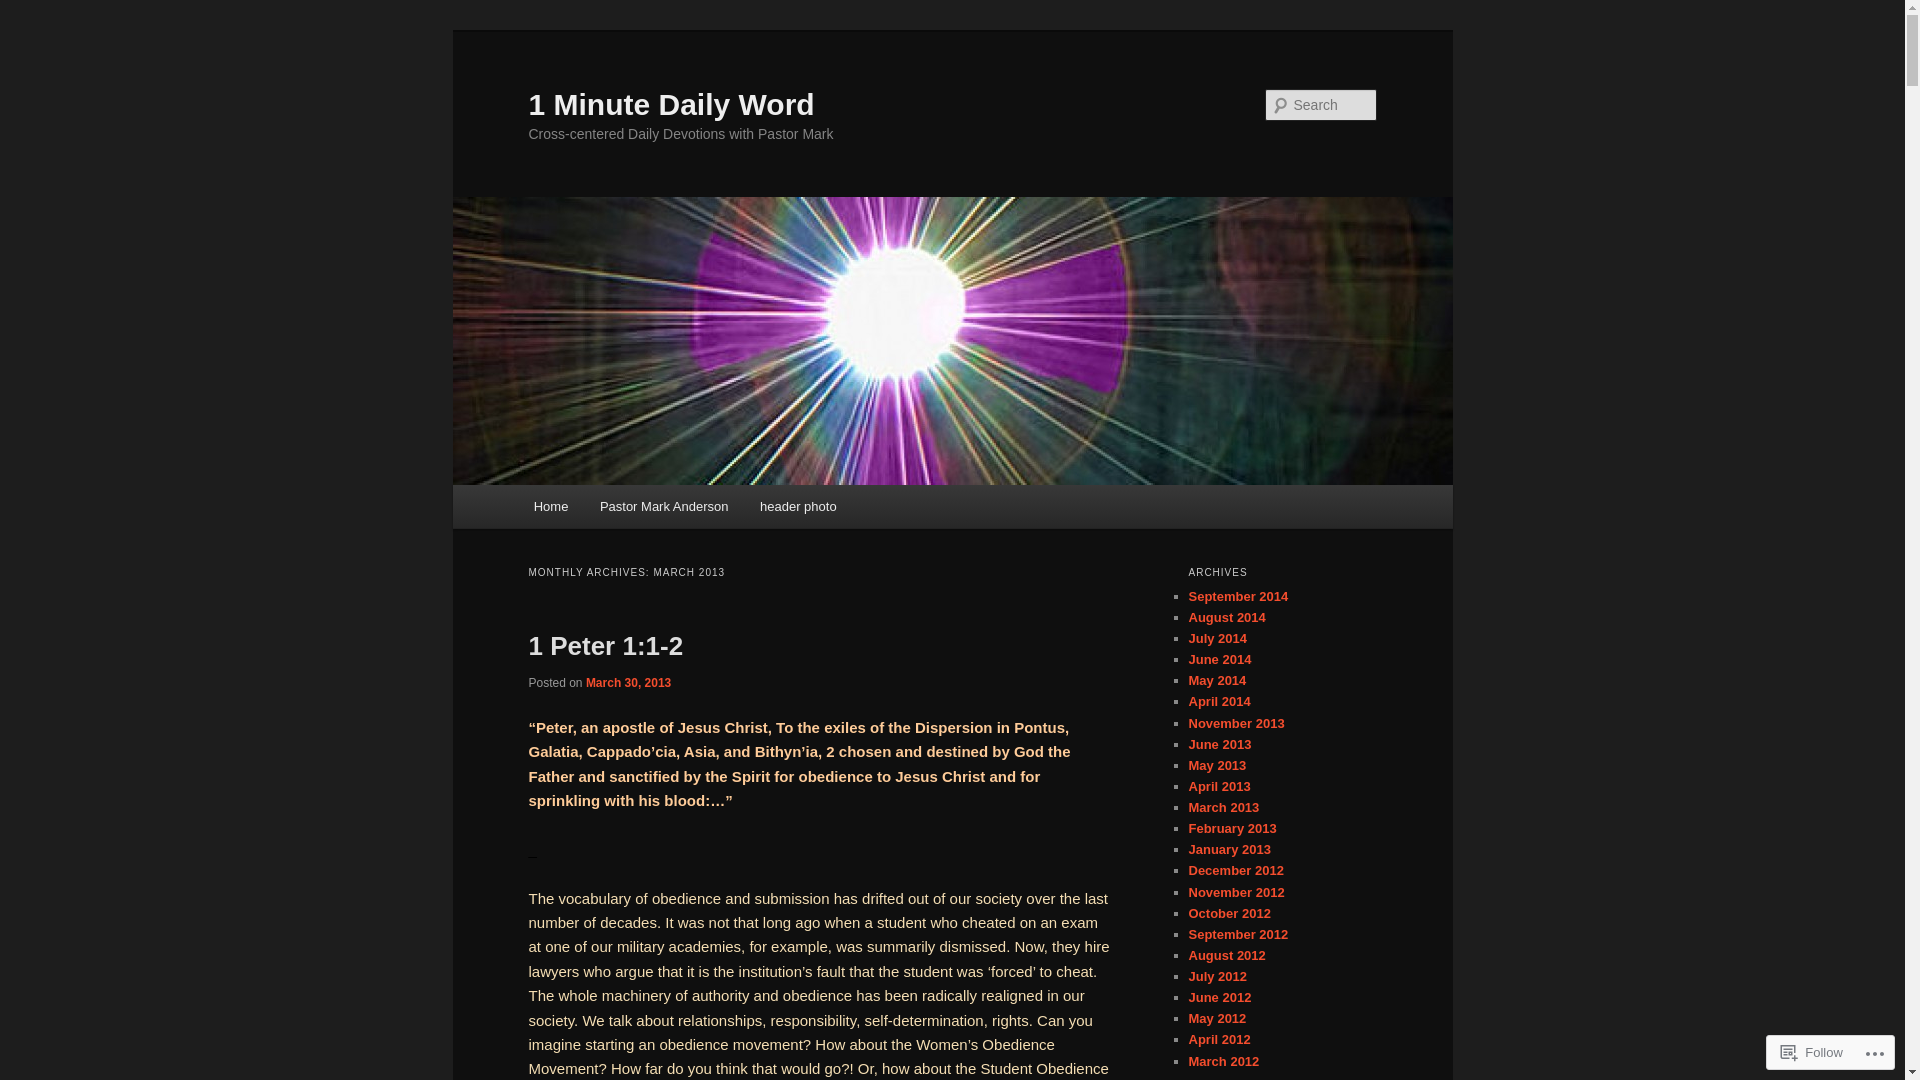 The width and height of the screenshot is (1920, 1080). I want to click on 'Follow', so click(1772, 1051).